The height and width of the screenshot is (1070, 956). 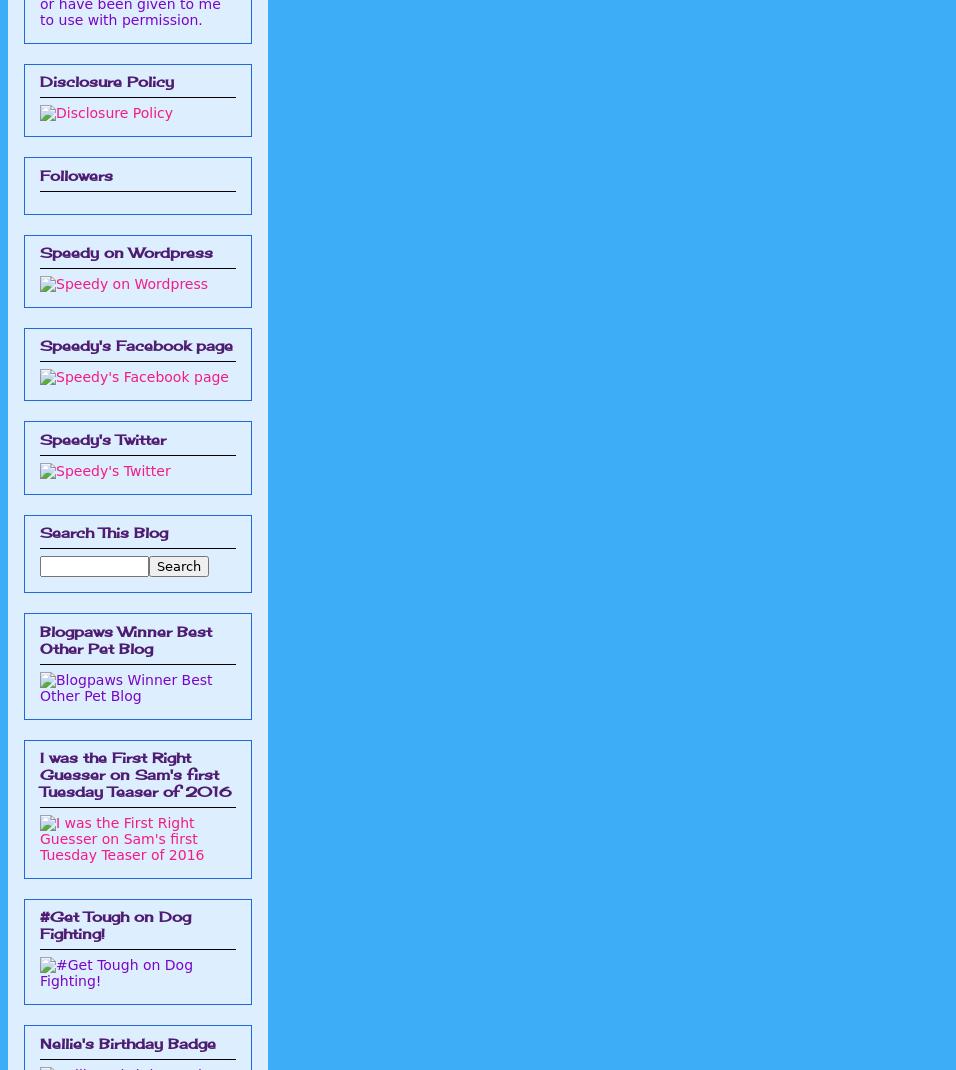 What do you see at coordinates (101, 437) in the screenshot?
I see `'Speedy's Twitter'` at bounding box center [101, 437].